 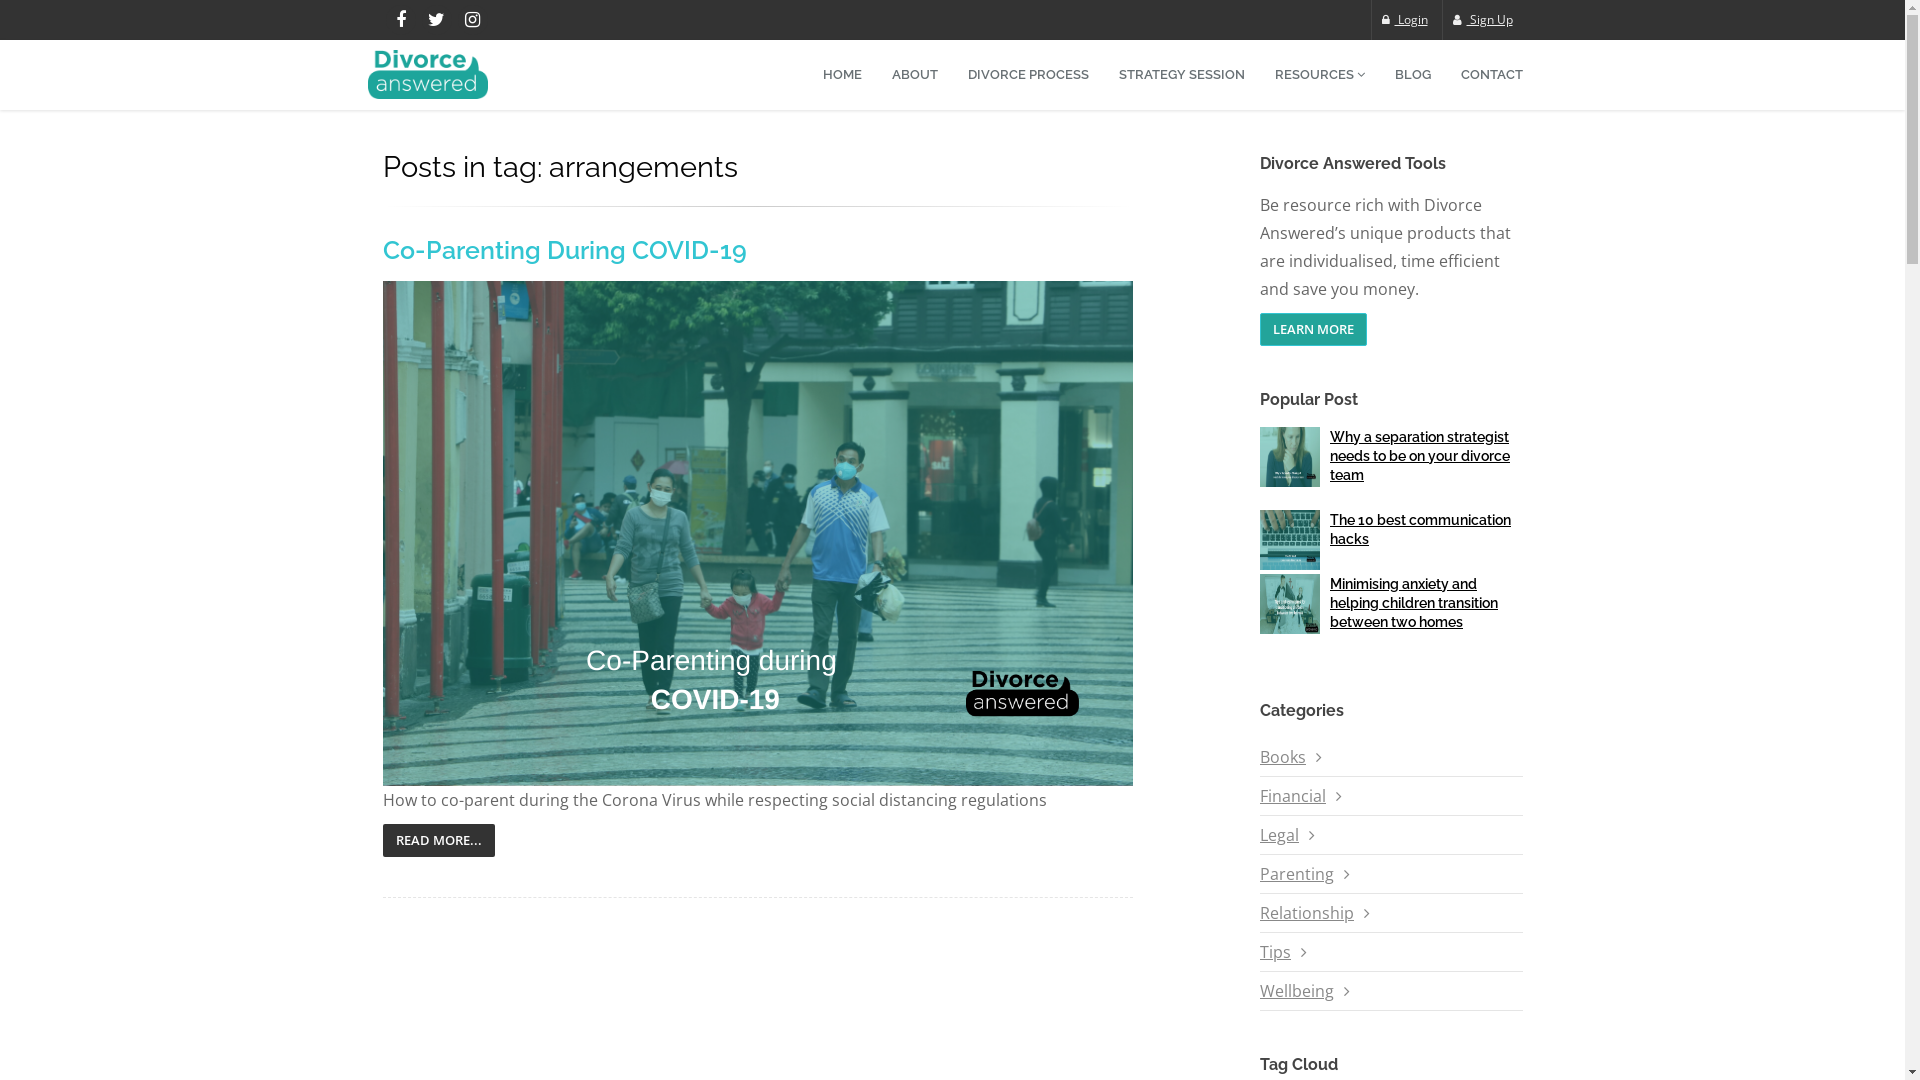 What do you see at coordinates (1282, 756) in the screenshot?
I see `'Books'` at bounding box center [1282, 756].